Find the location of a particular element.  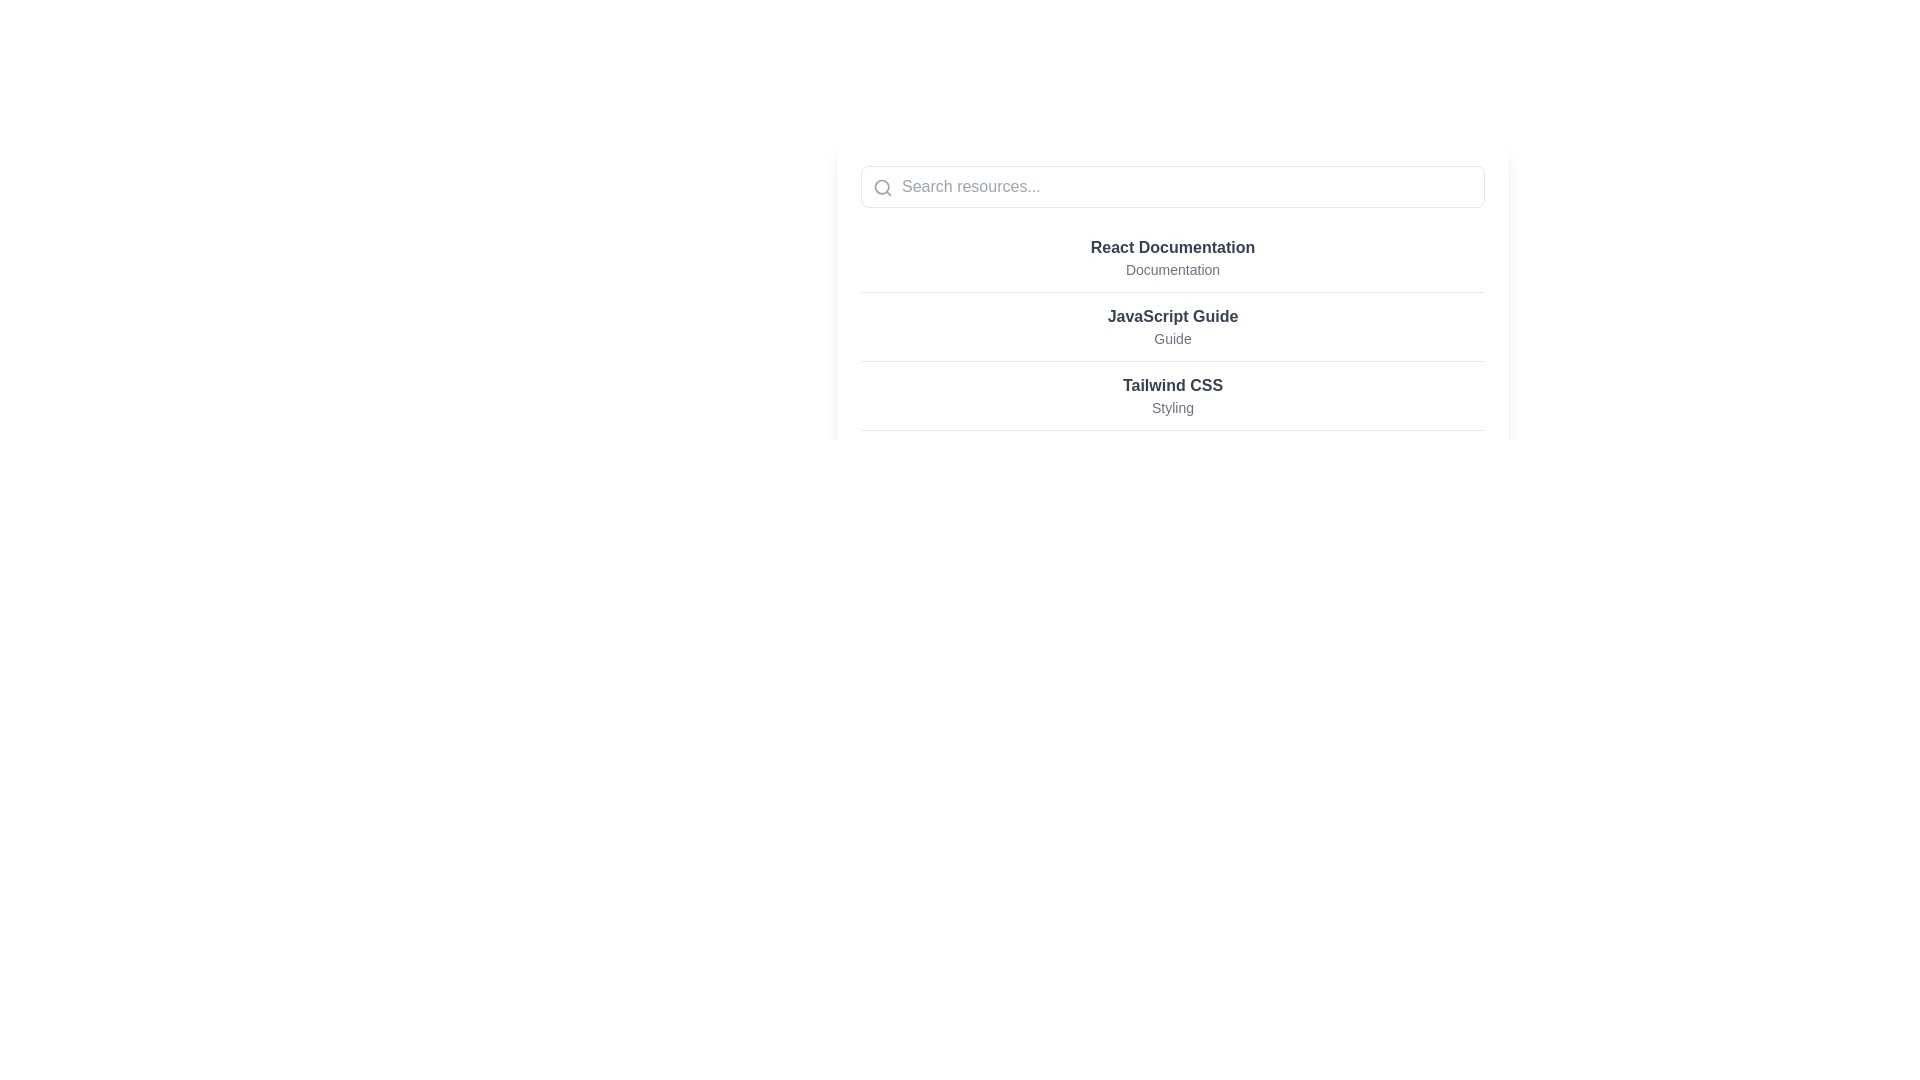

the first text label with a hyperlink that provides a link is located at coordinates (1172, 257).